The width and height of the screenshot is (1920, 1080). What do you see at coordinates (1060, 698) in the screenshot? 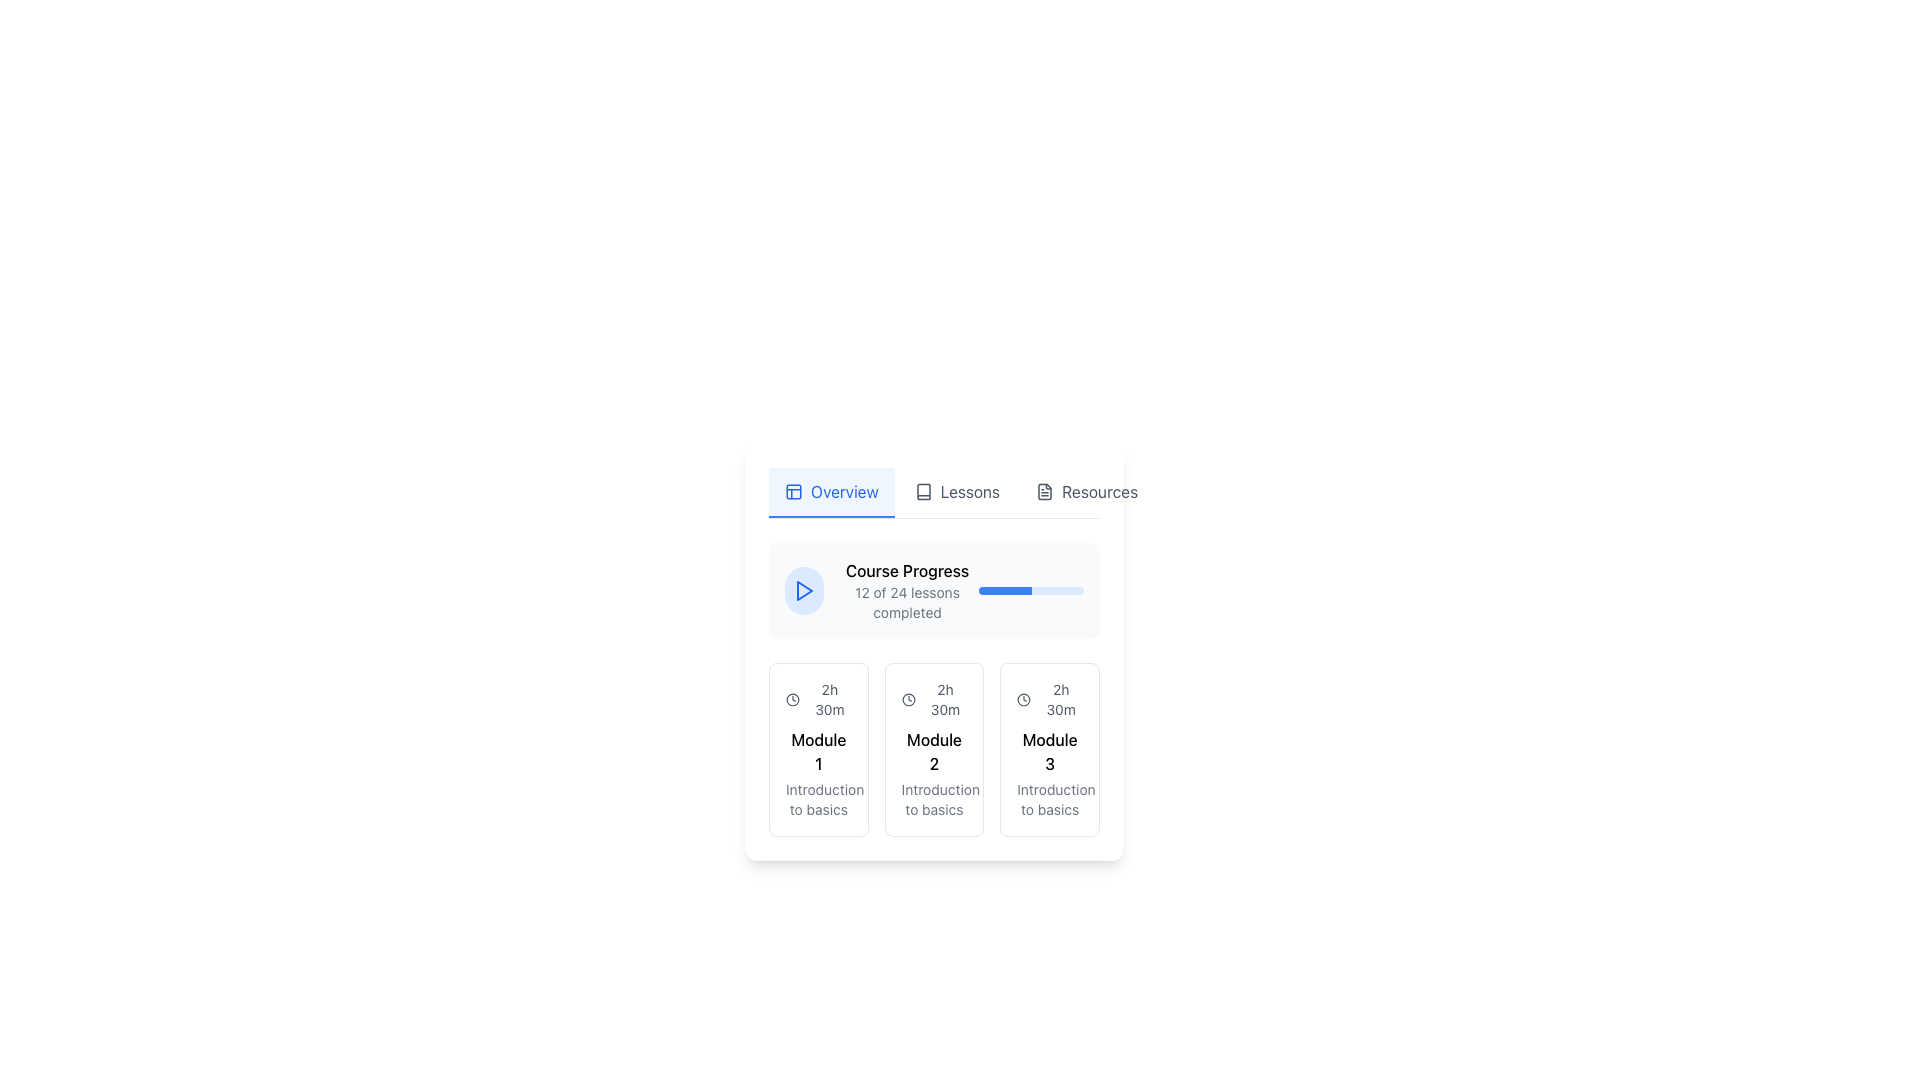
I see `text label displaying the duration of the module's content, which is centrally positioned within the third module card and adjacent to the clock icon` at bounding box center [1060, 698].